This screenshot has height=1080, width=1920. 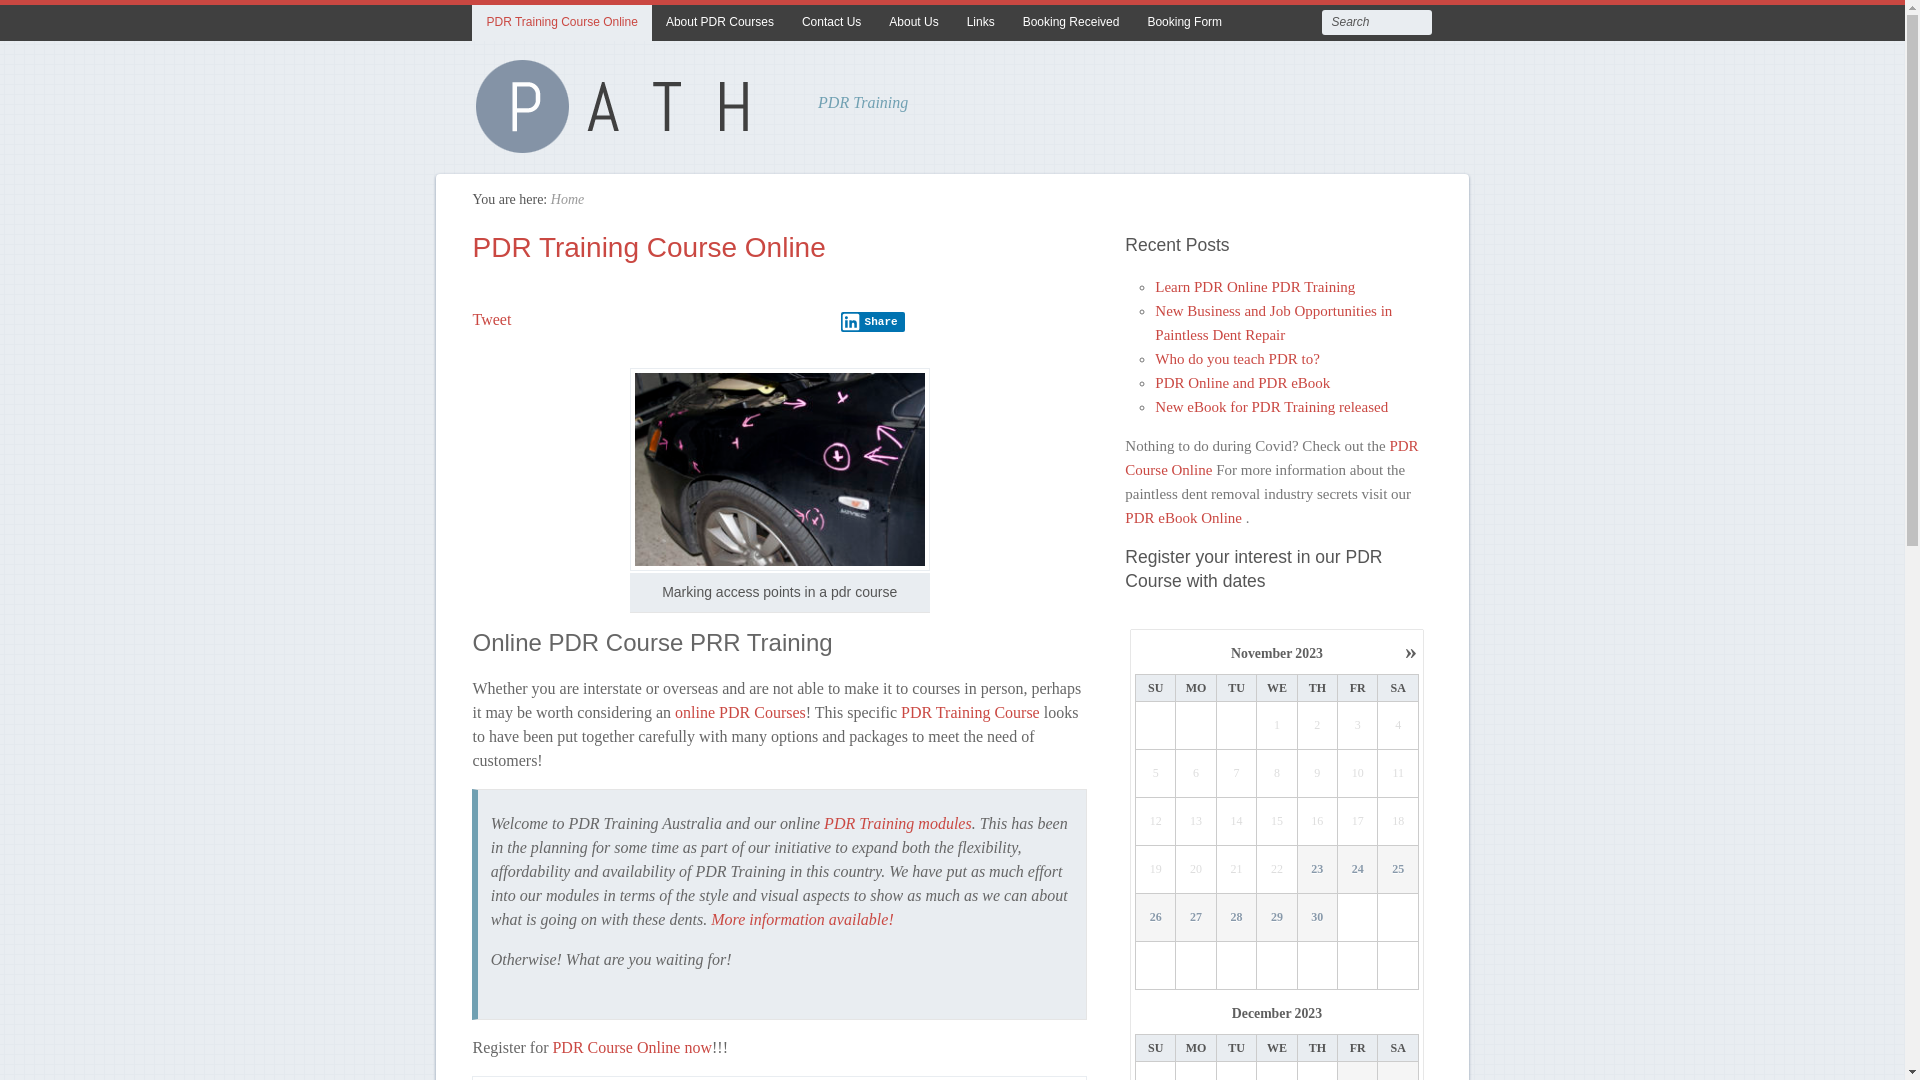 What do you see at coordinates (1358, 821) in the screenshot?
I see `'17'` at bounding box center [1358, 821].